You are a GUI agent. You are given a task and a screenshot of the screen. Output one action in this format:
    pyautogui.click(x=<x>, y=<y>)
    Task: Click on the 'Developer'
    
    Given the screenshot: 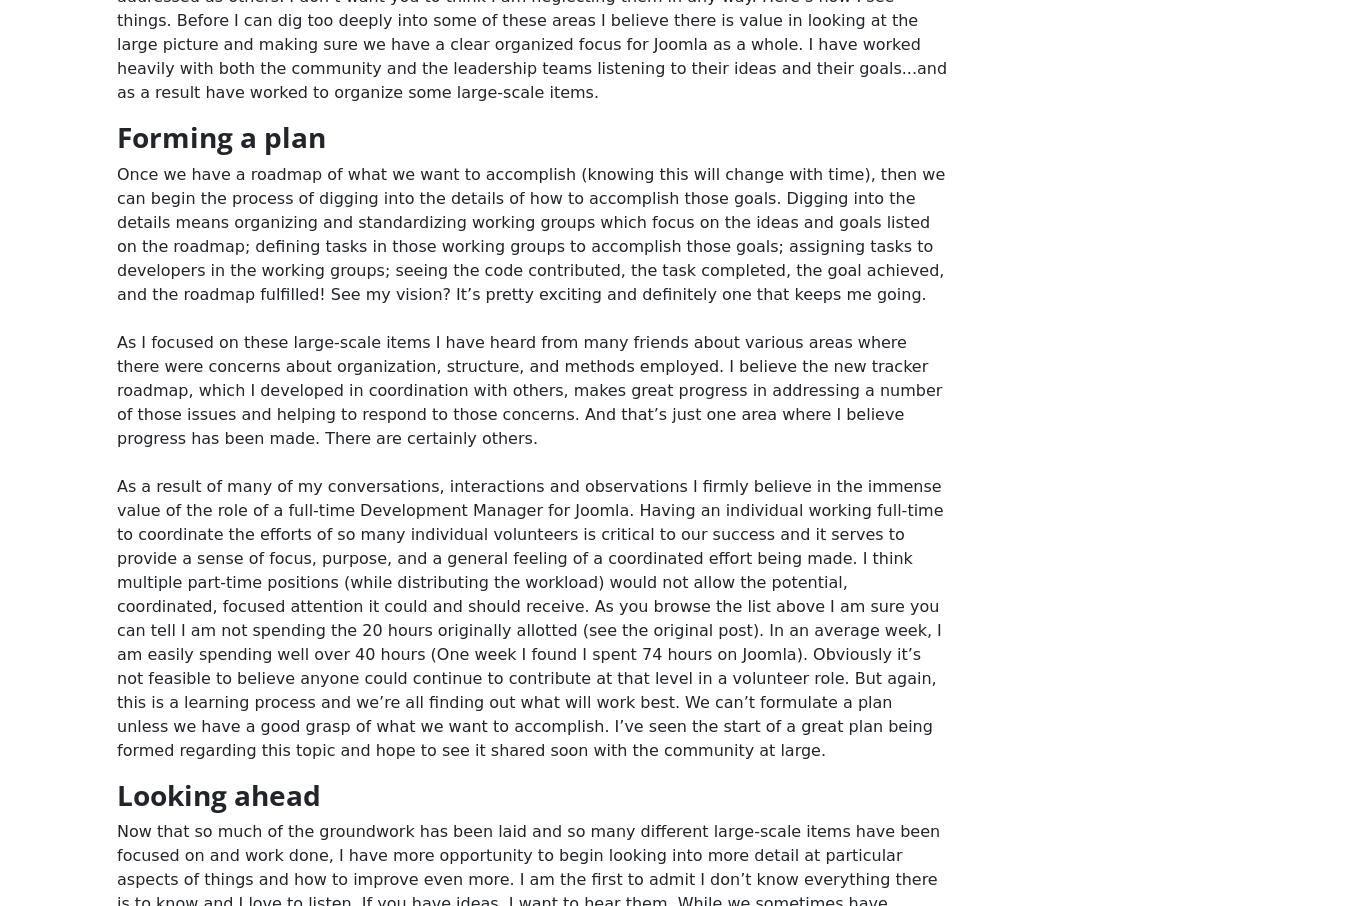 What is the action you would take?
    pyautogui.click(x=917, y=54)
    